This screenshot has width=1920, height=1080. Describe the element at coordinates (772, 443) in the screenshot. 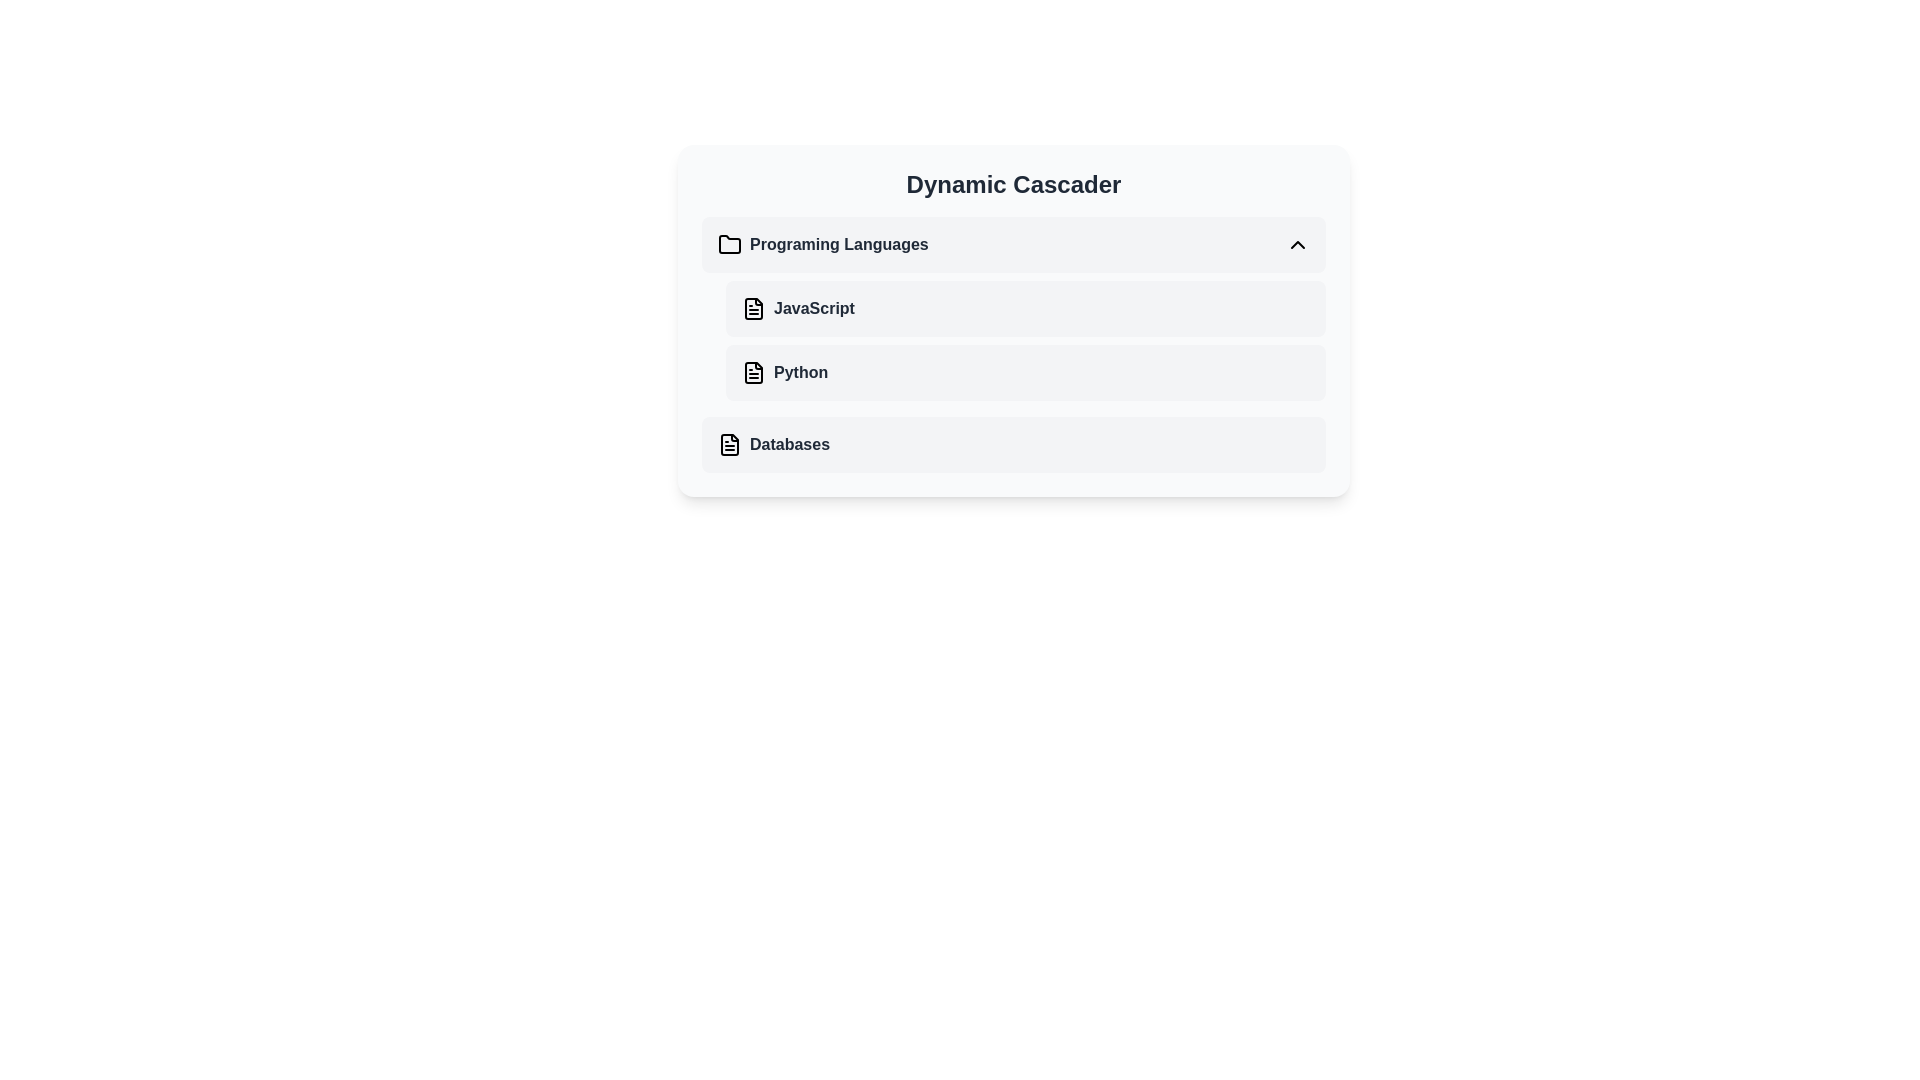

I see `the text label displaying 'Databases', which is styled with bold font and gray color` at that location.